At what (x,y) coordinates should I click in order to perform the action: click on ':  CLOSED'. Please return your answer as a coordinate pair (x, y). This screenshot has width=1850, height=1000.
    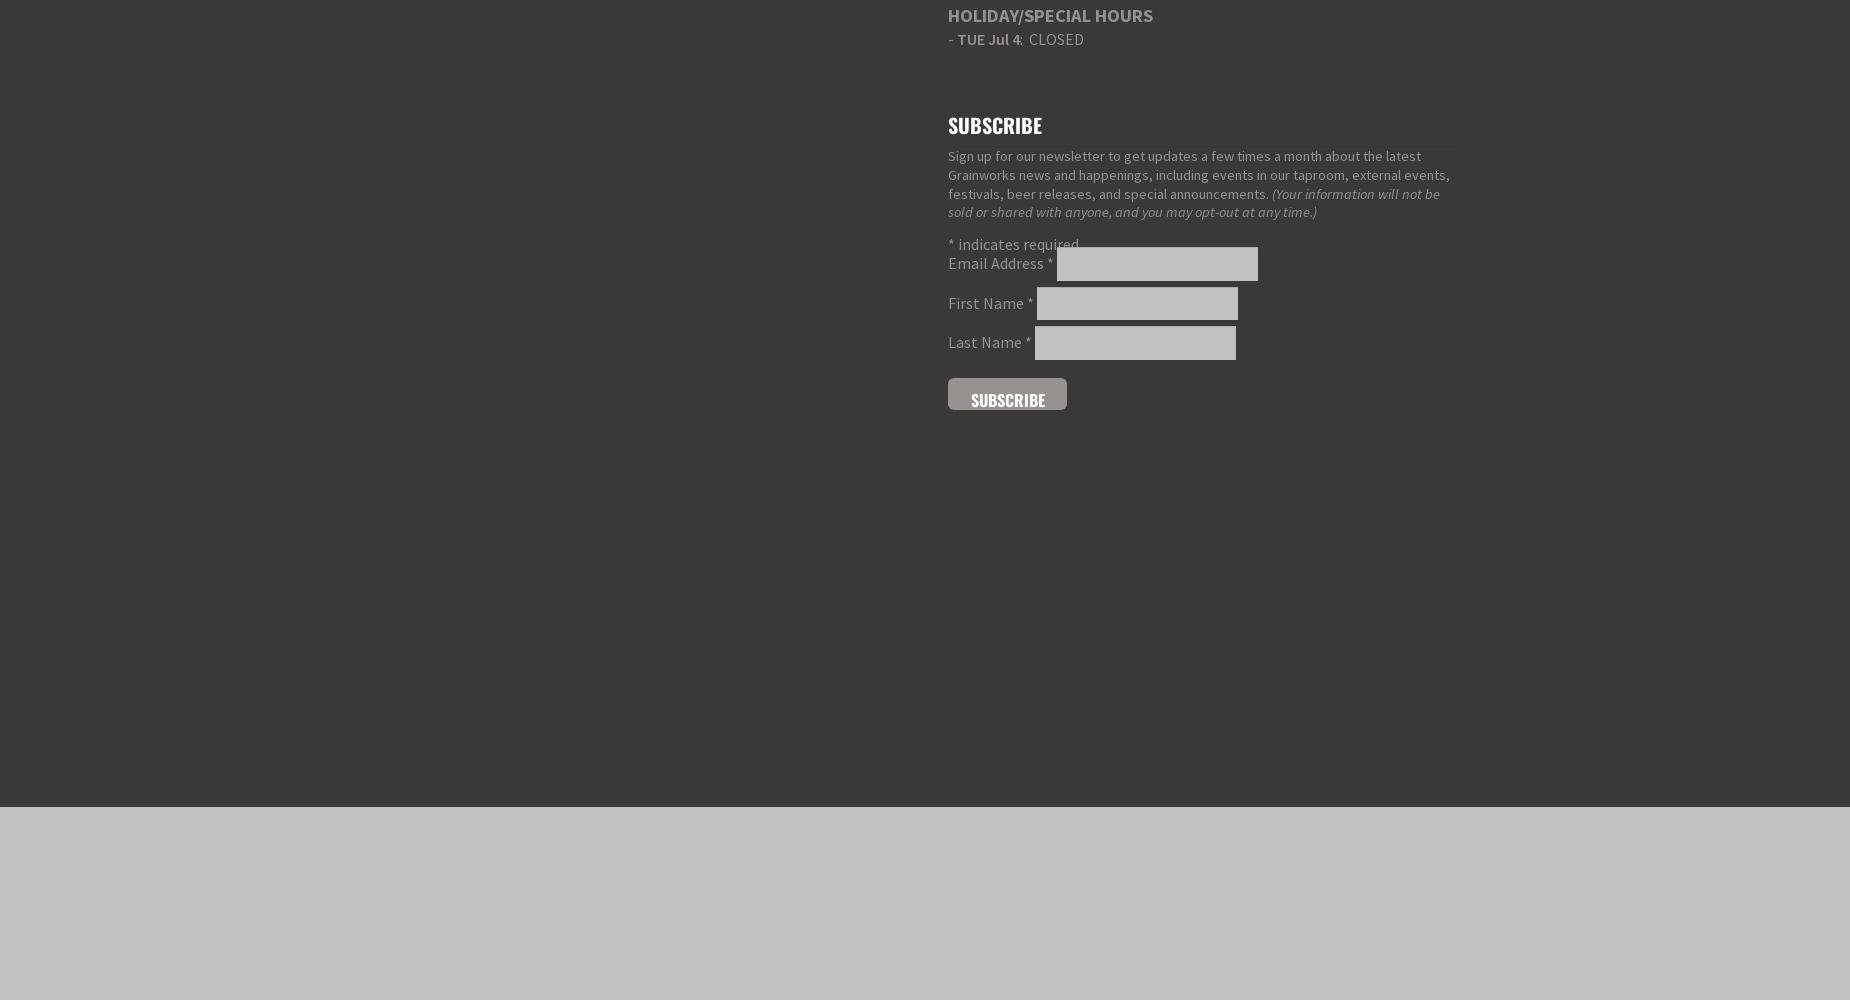
    Looking at the image, I should click on (1054, 39).